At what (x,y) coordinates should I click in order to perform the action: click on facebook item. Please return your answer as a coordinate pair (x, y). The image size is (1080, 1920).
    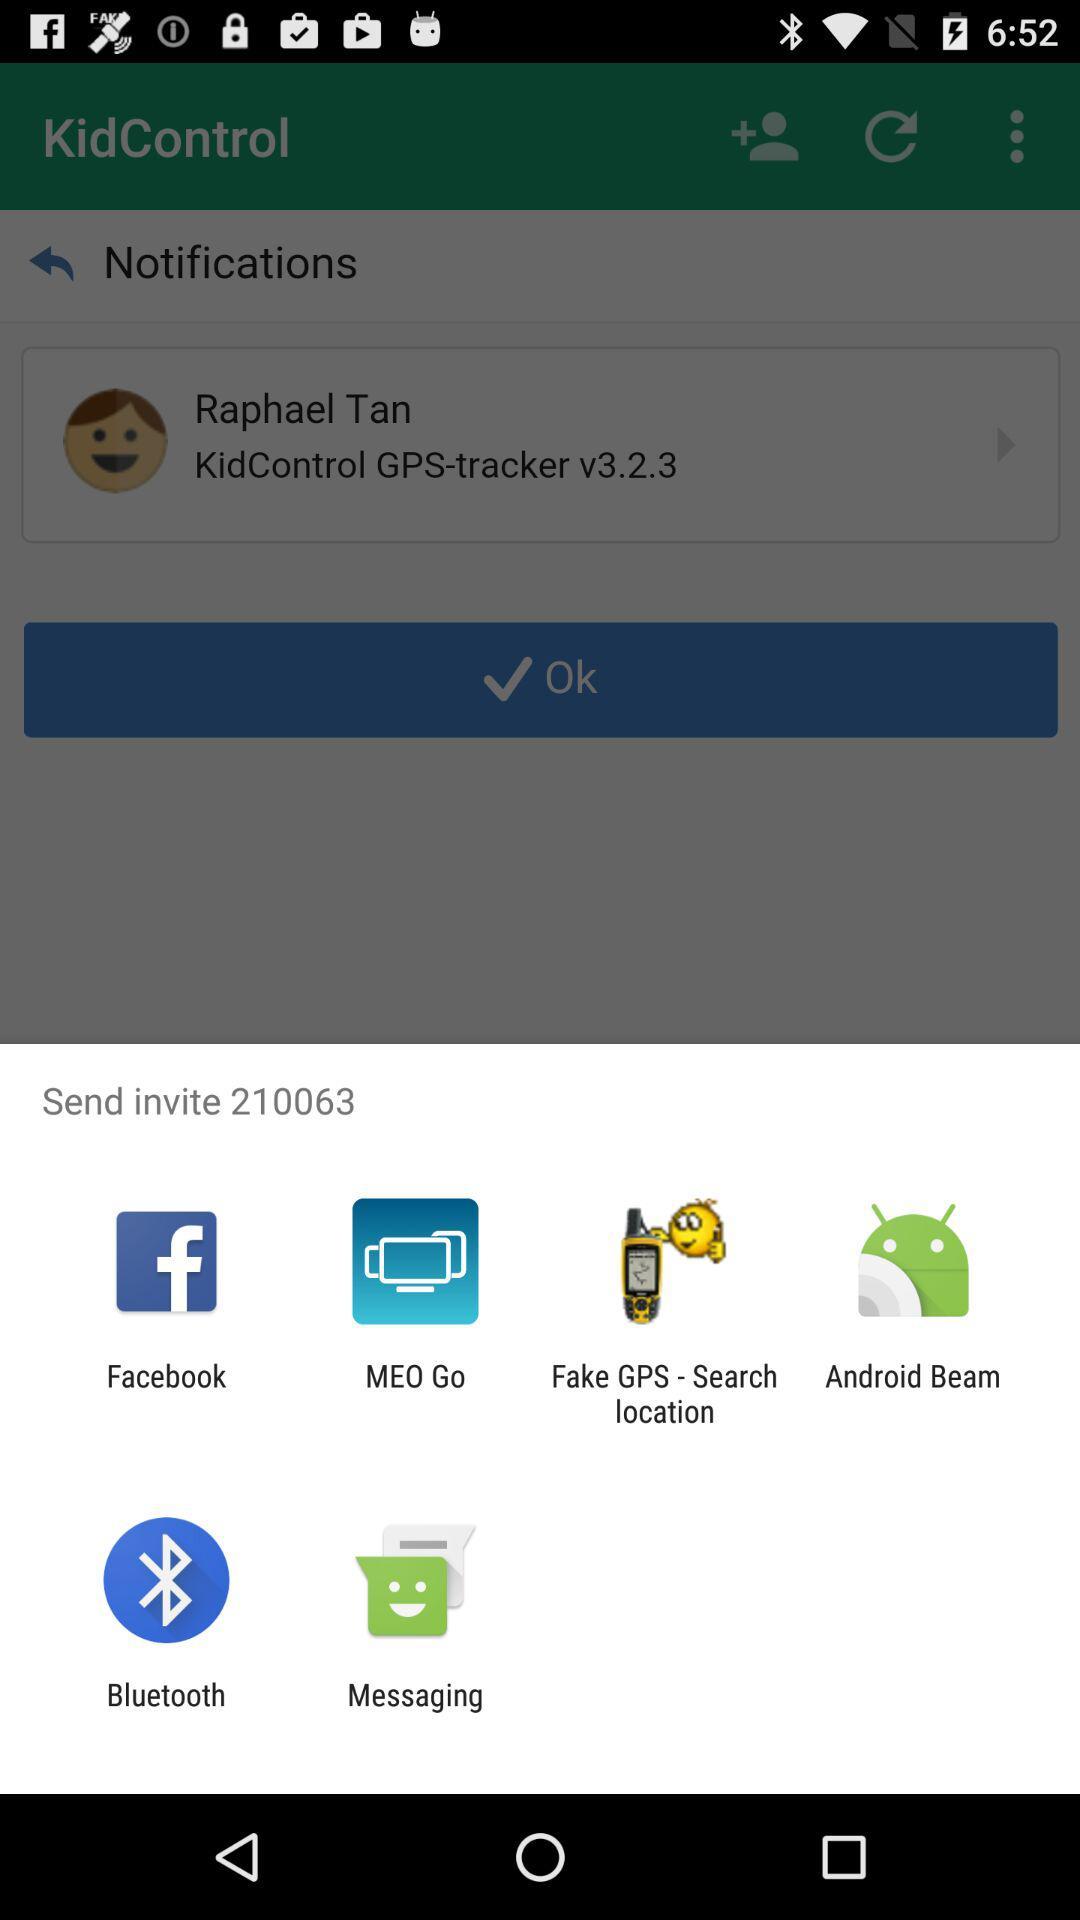
    Looking at the image, I should click on (165, 1392).